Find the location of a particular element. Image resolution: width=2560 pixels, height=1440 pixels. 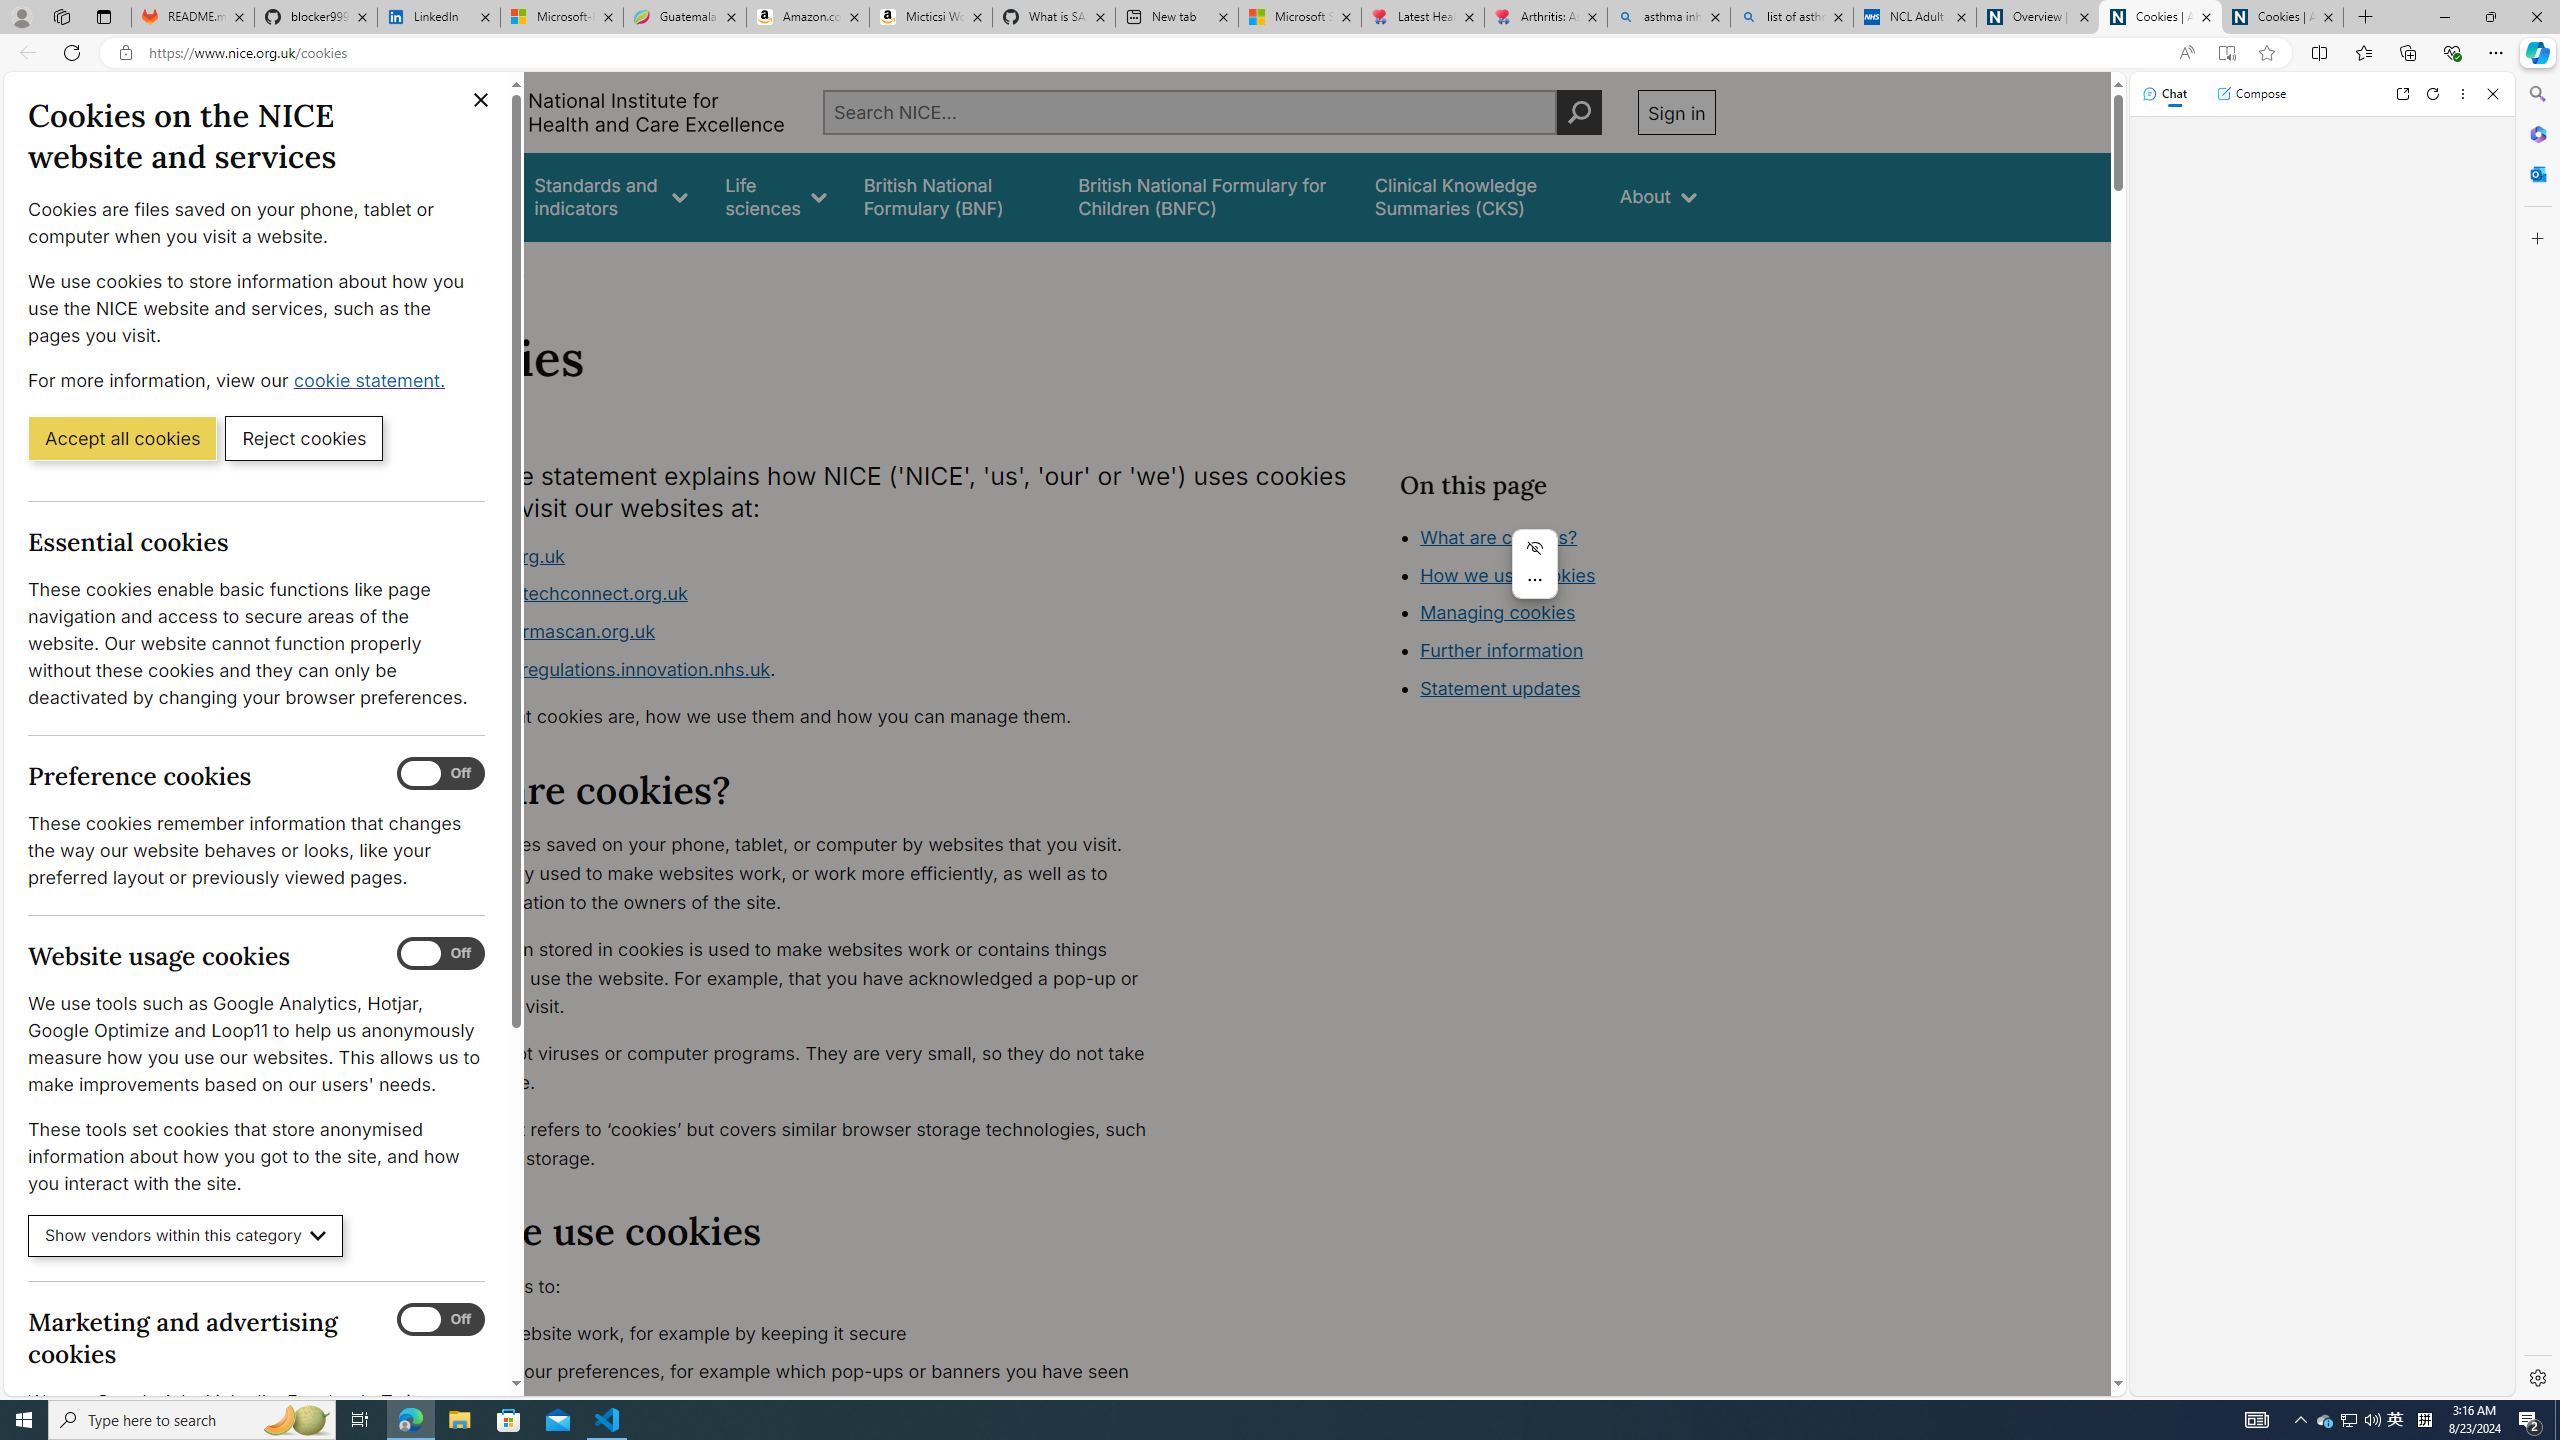

'Close cookie banner' is located at coordinates (481, 99).